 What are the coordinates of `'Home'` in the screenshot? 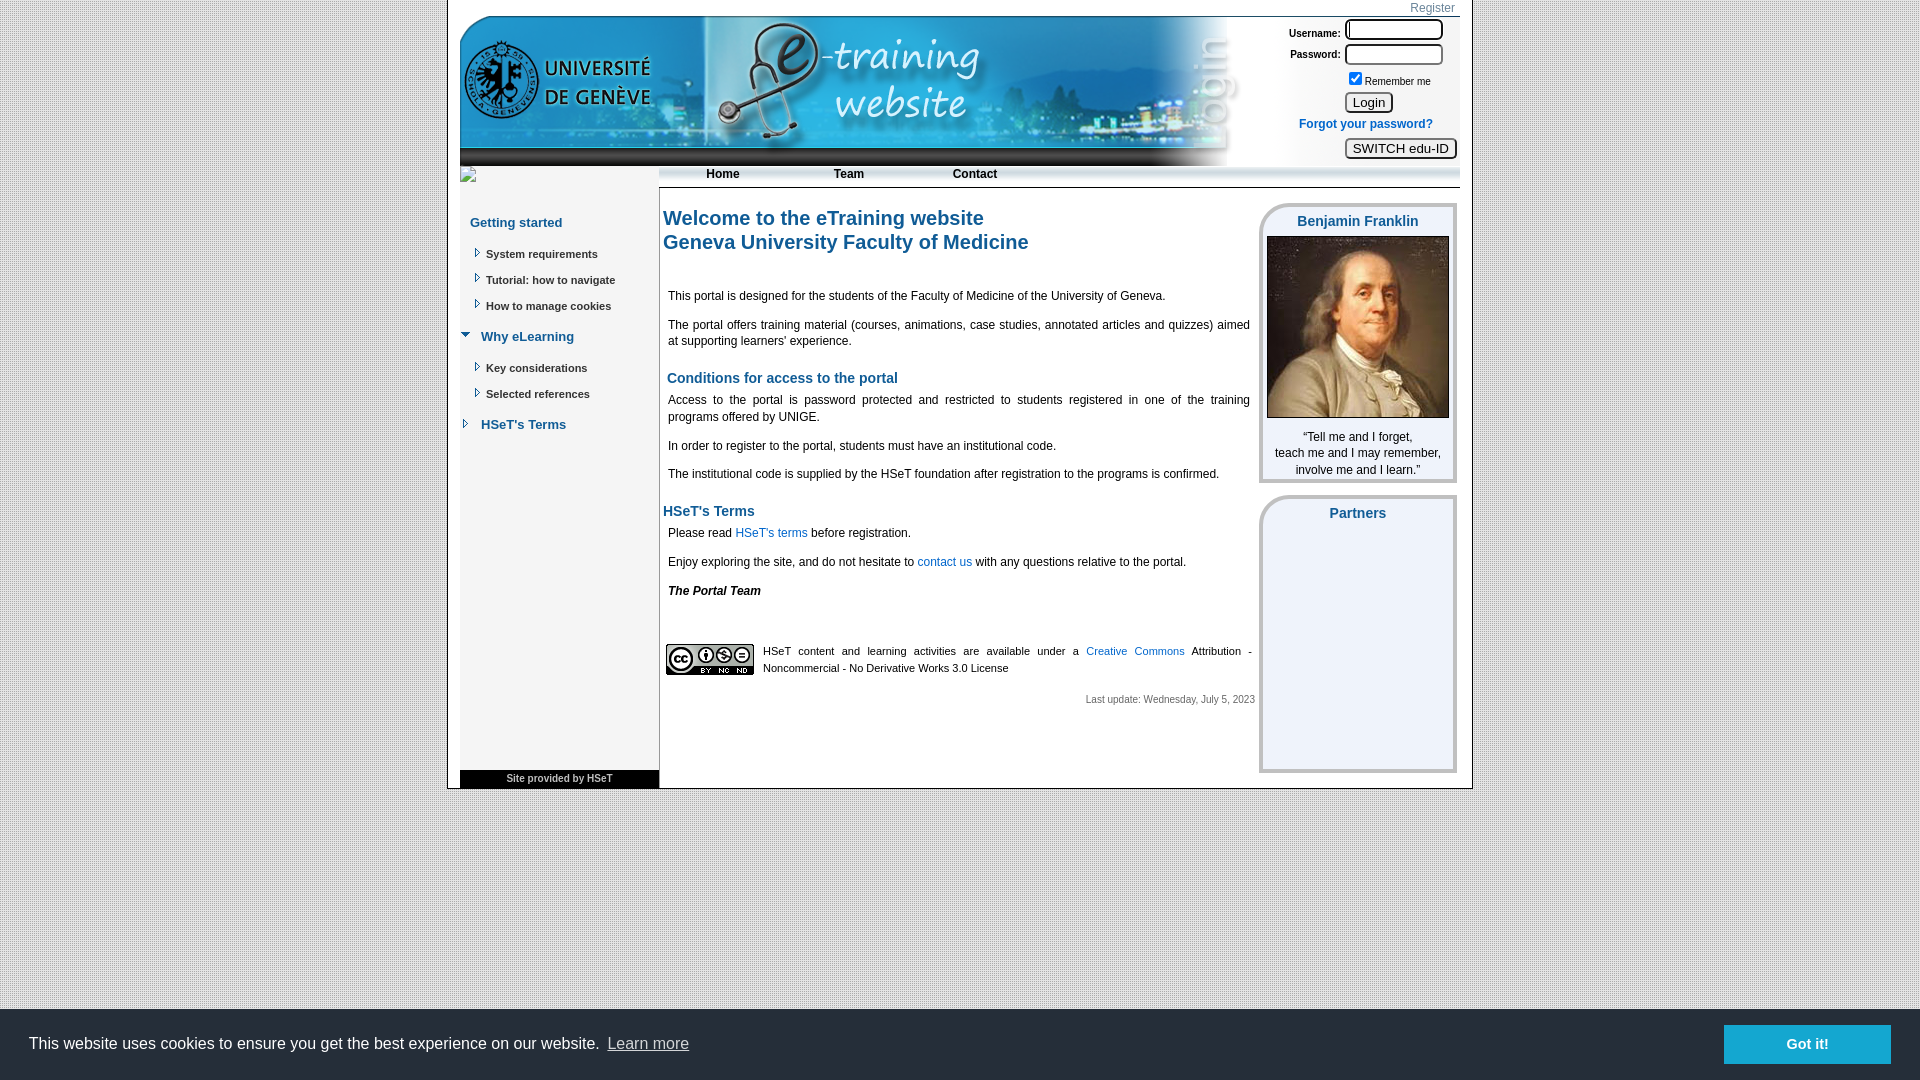 It's located at (722, 175).